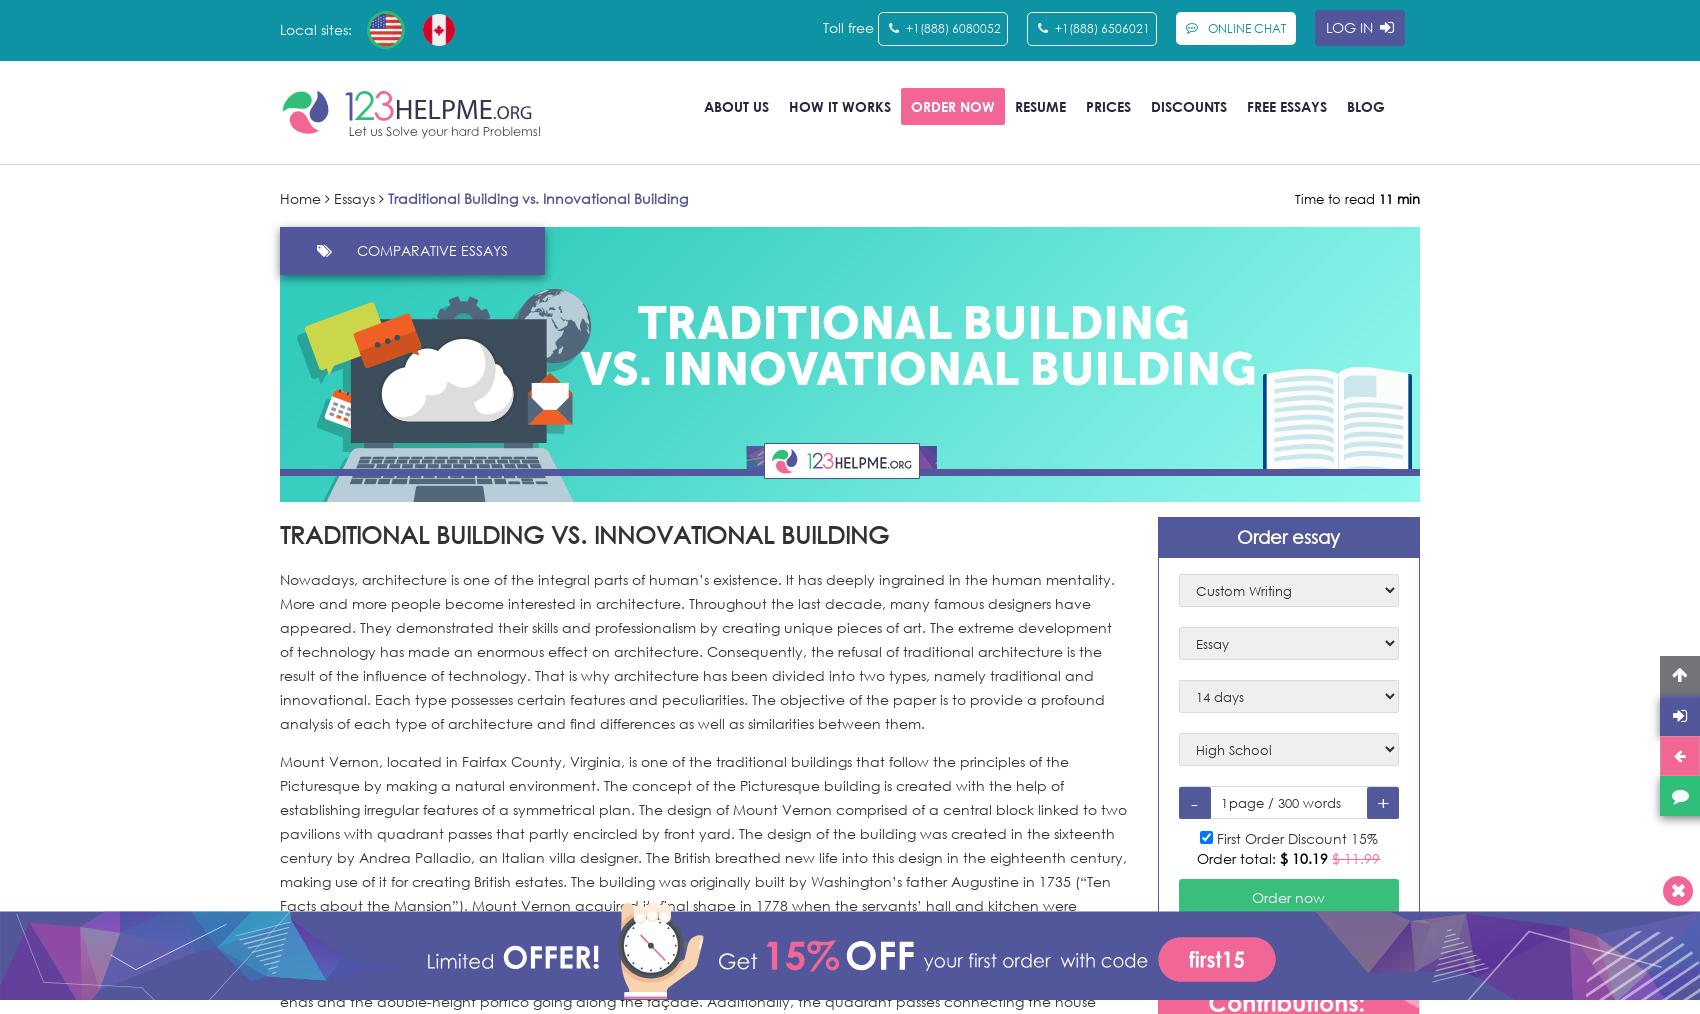 This screenshot has width=1700, height=1014. What do you see at coordinates (1379, 198) in the screenshot?
I see `'11 min'` at bounding box center [1379, 198].